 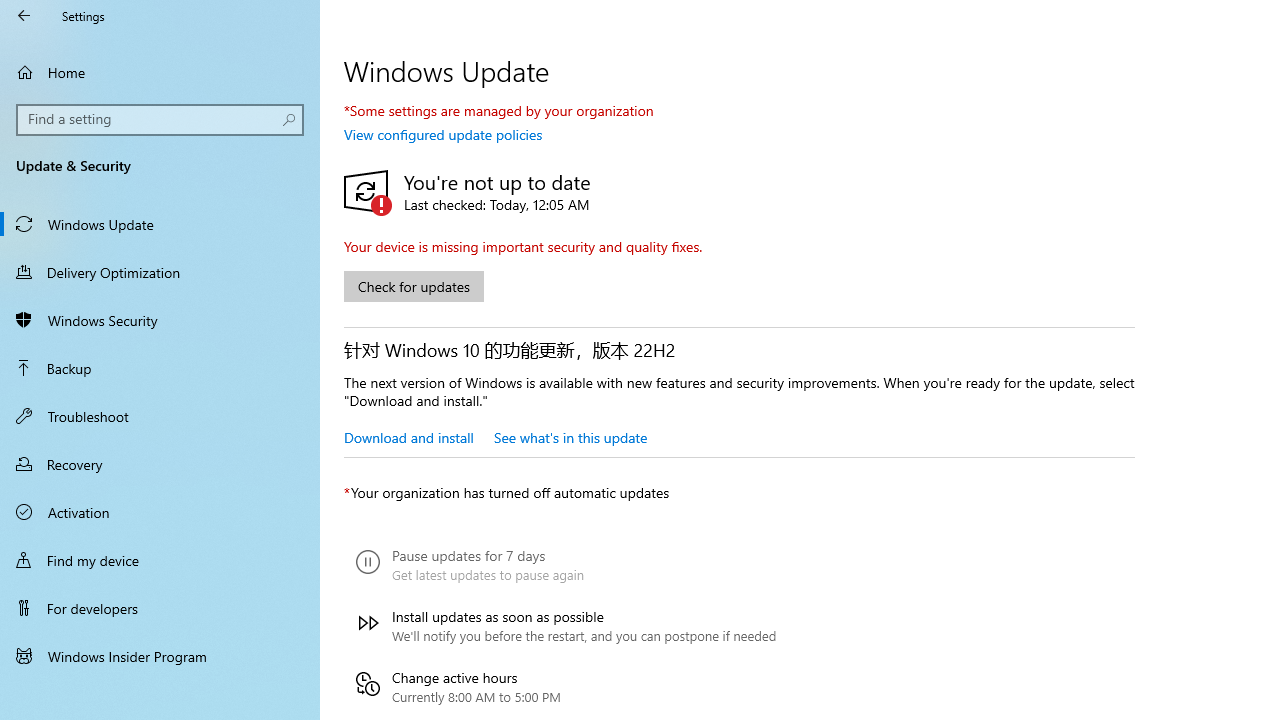 What do you see at coordinates (160, 607) in the screenshot?
I see `'For developers'` at bounding box center [160, 607].